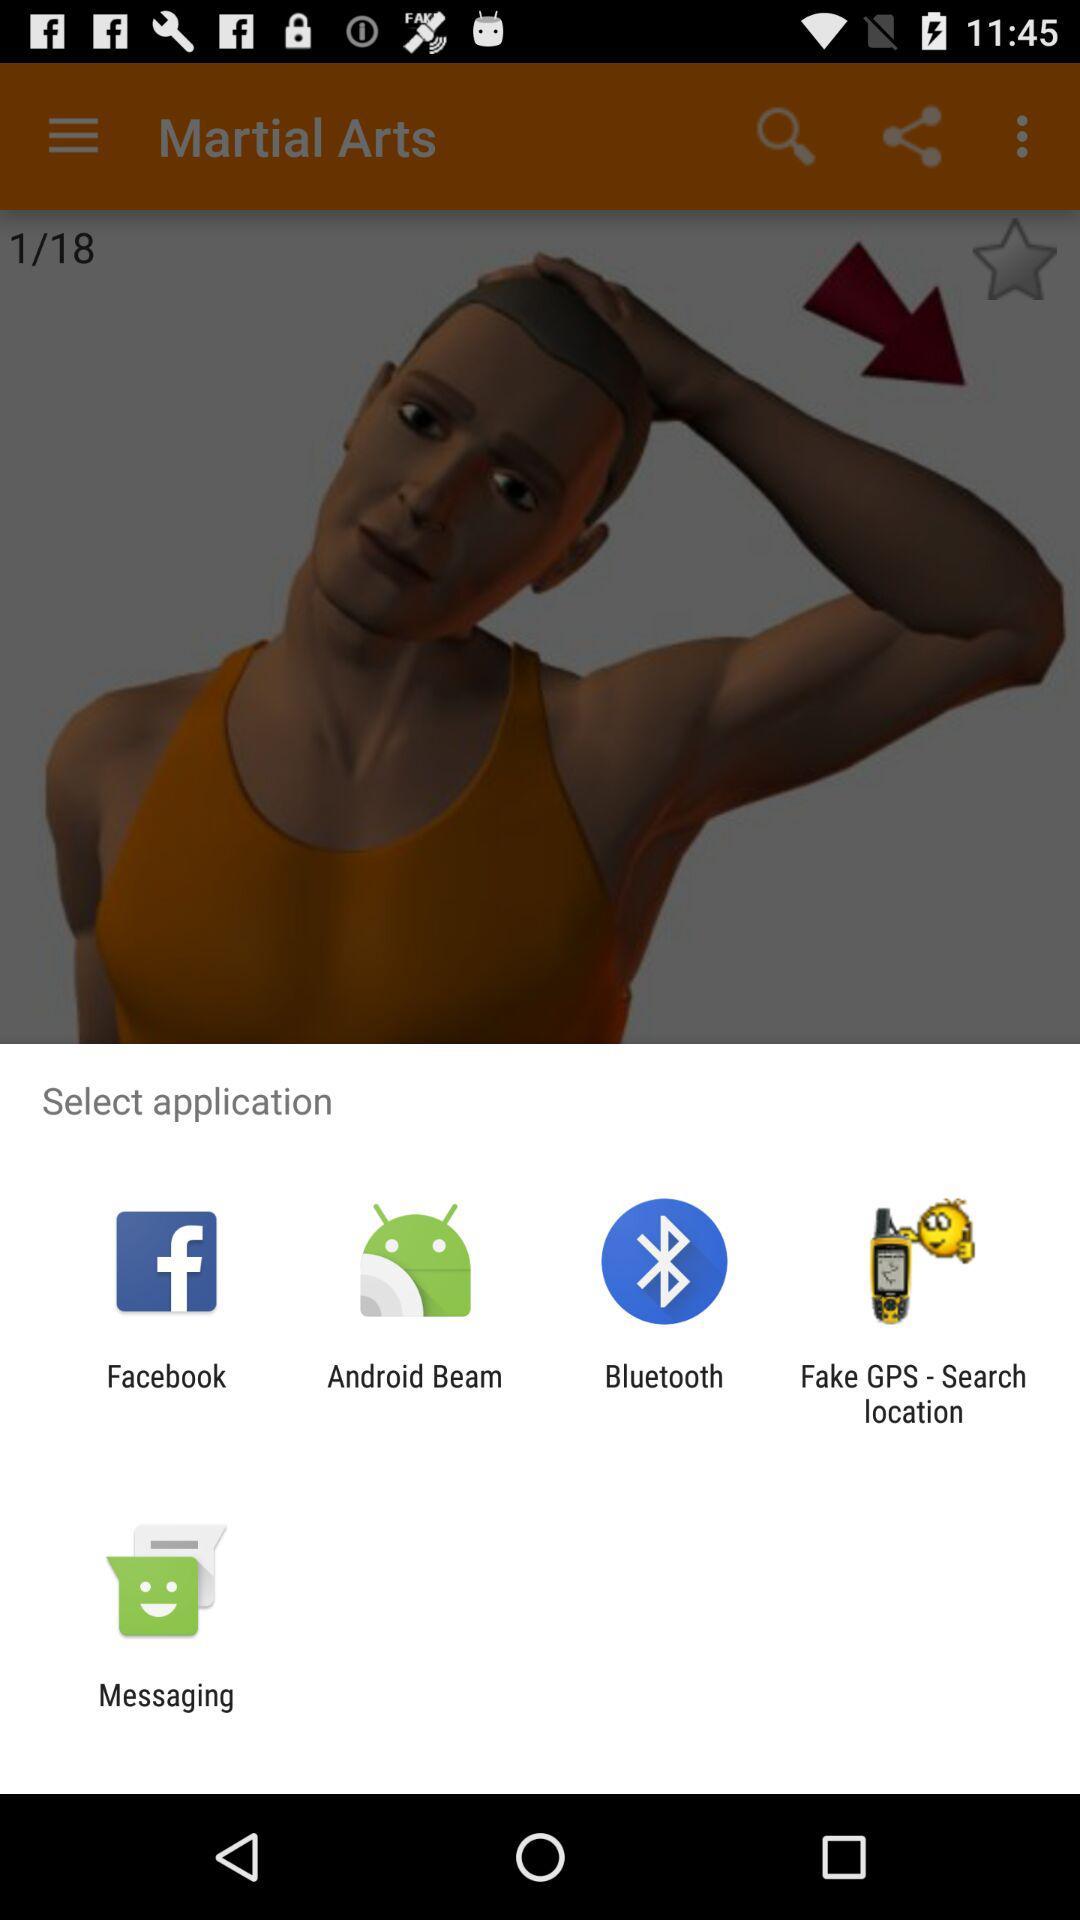 The height and width of the screenshot is (1920, 1080). I want to click on the item to the left of android beam app, so click(165, 1392).